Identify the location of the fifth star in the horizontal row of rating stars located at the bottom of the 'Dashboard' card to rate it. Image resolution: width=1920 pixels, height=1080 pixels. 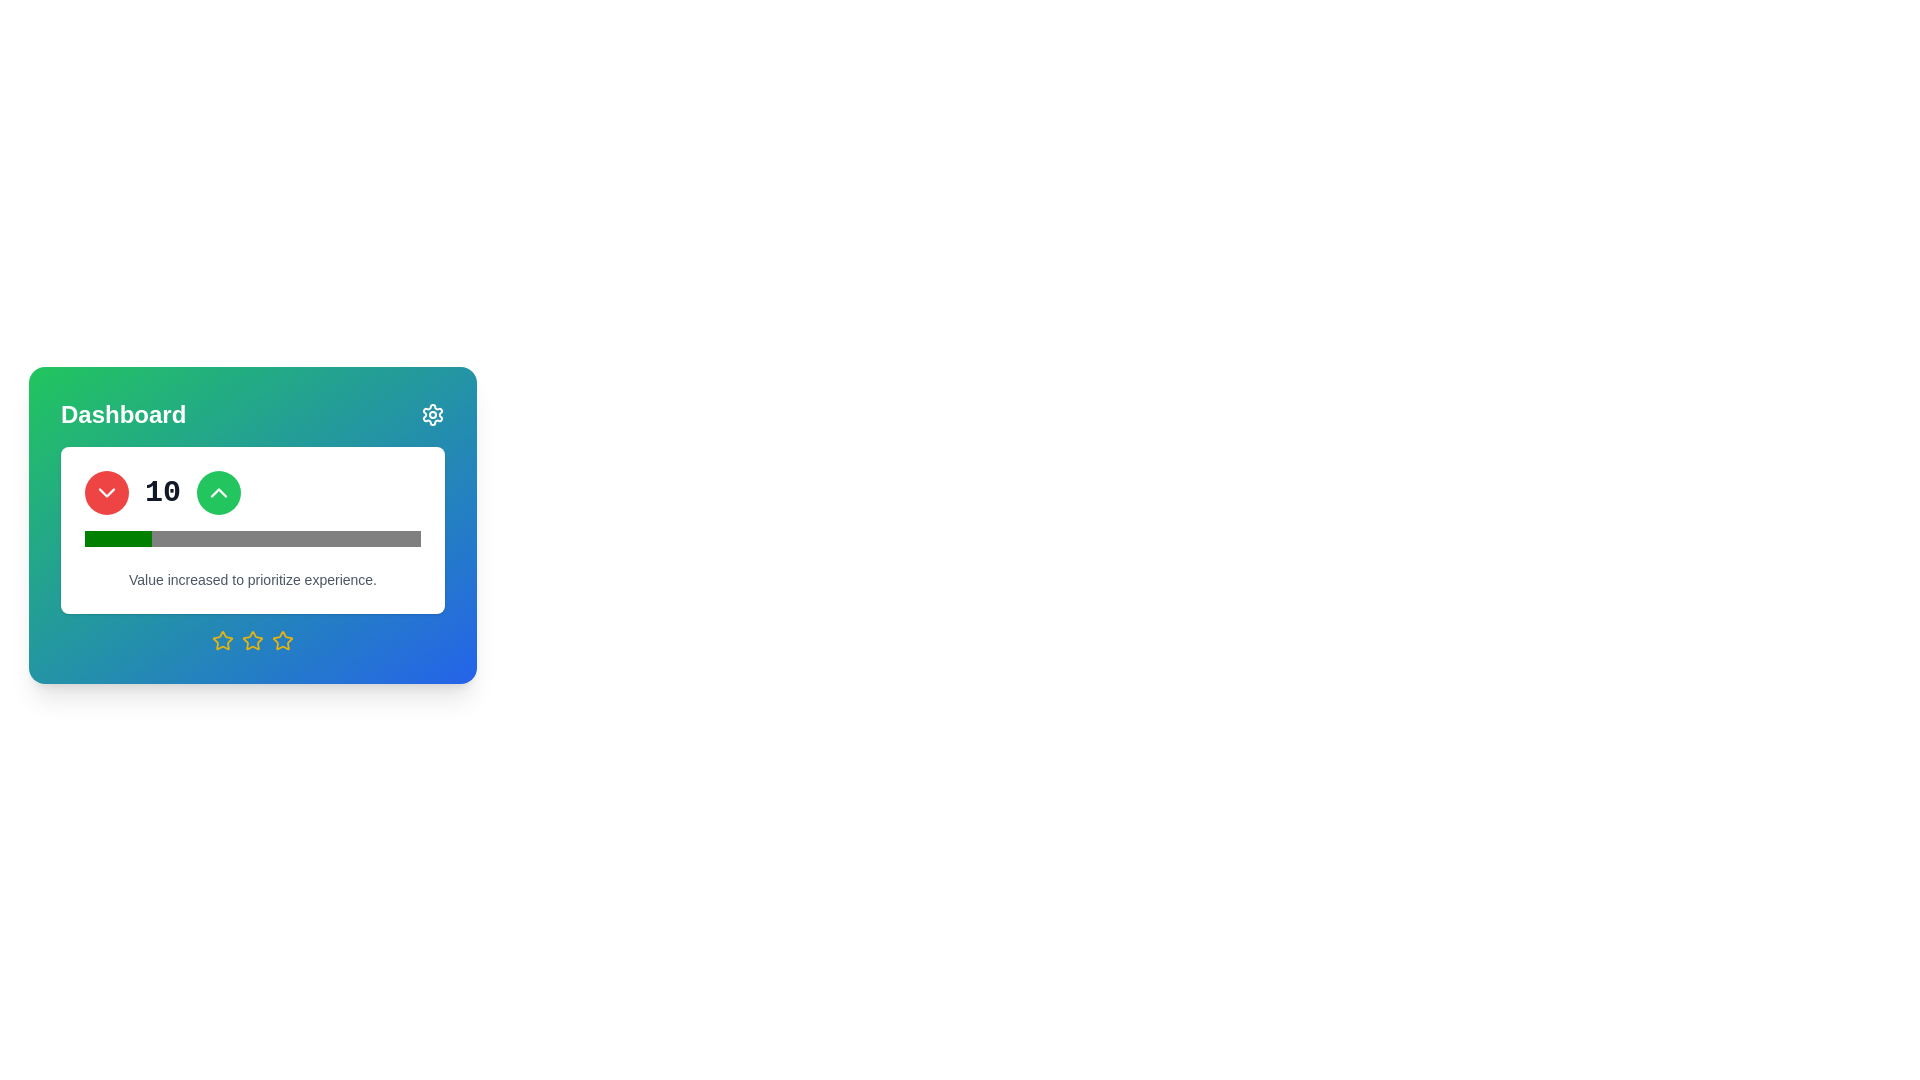
(282, 640).